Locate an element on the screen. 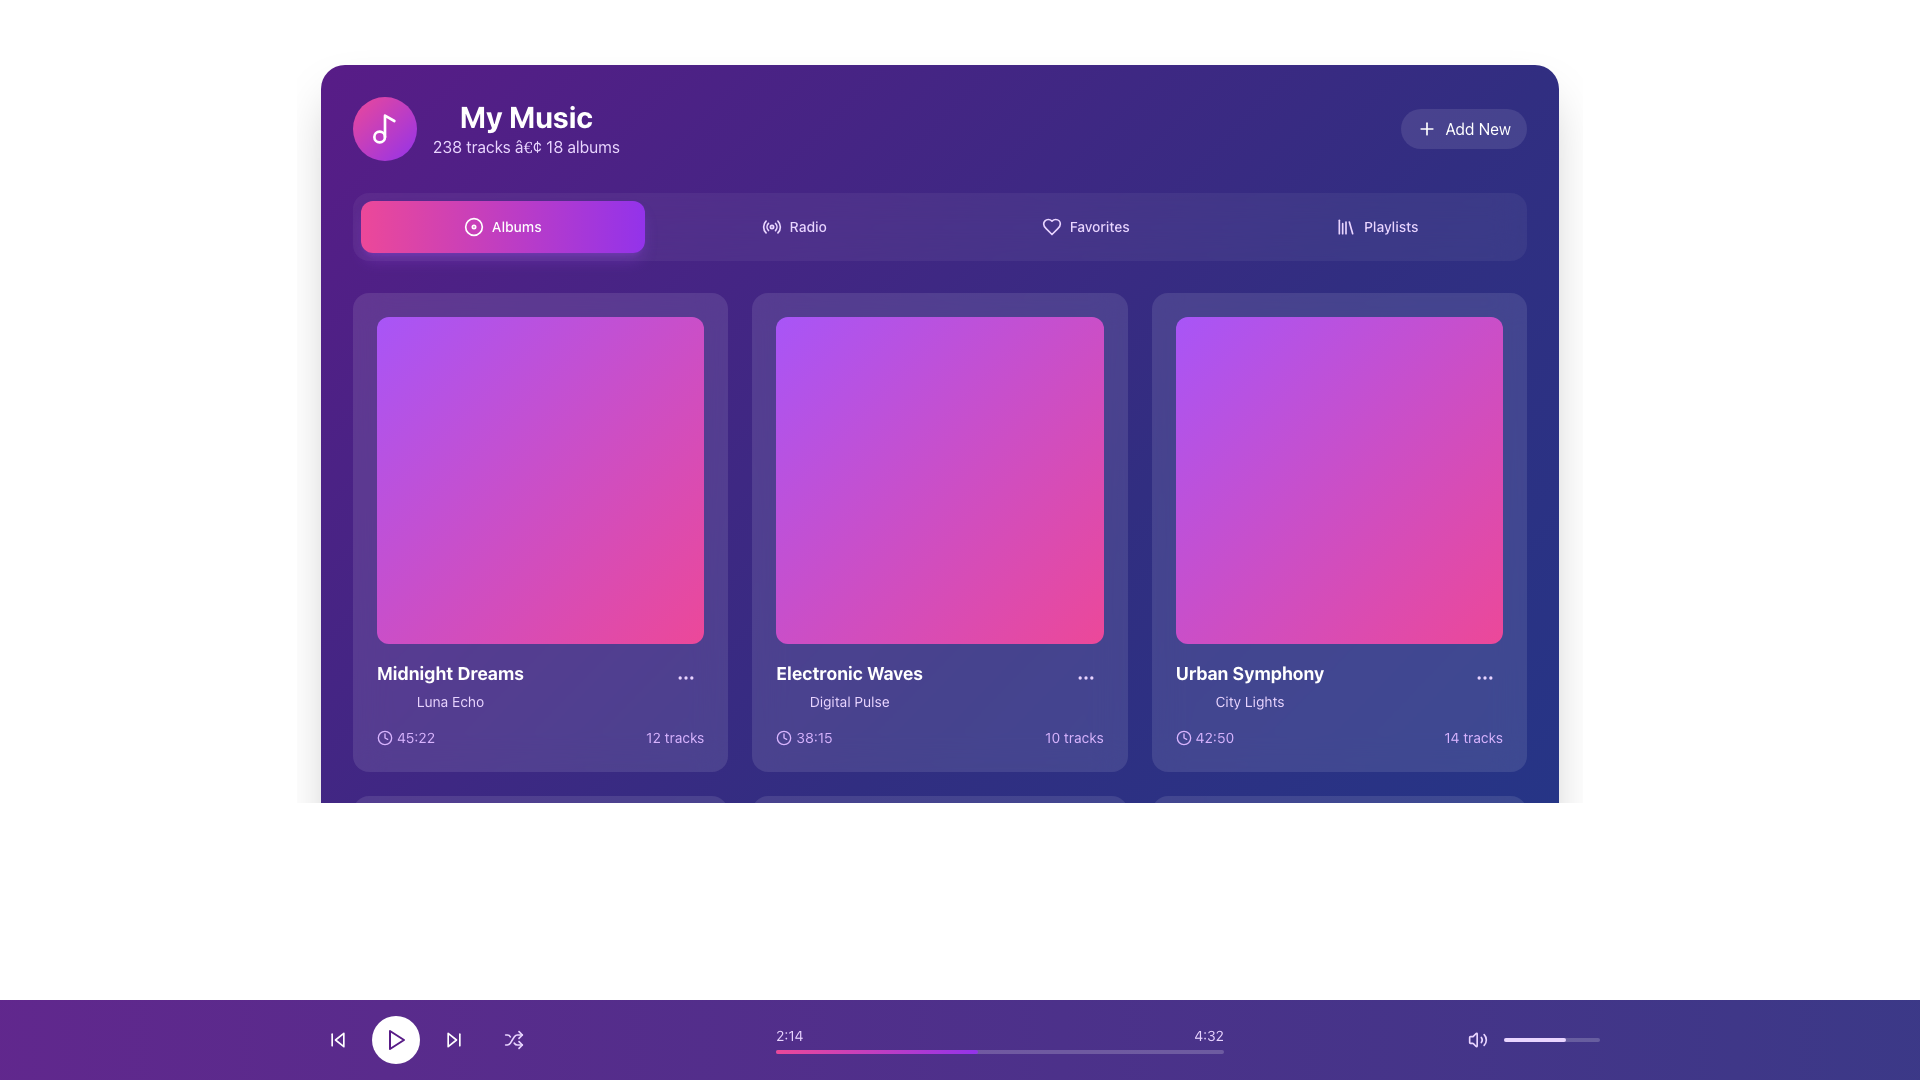 This screenshot has height=1080, width=1920. the text label displaying 'Electronic Waves' styled in bold, white font, located near the bottom-center of the second card, above 'Digital Pulse' is located at coordinates (849, 674).